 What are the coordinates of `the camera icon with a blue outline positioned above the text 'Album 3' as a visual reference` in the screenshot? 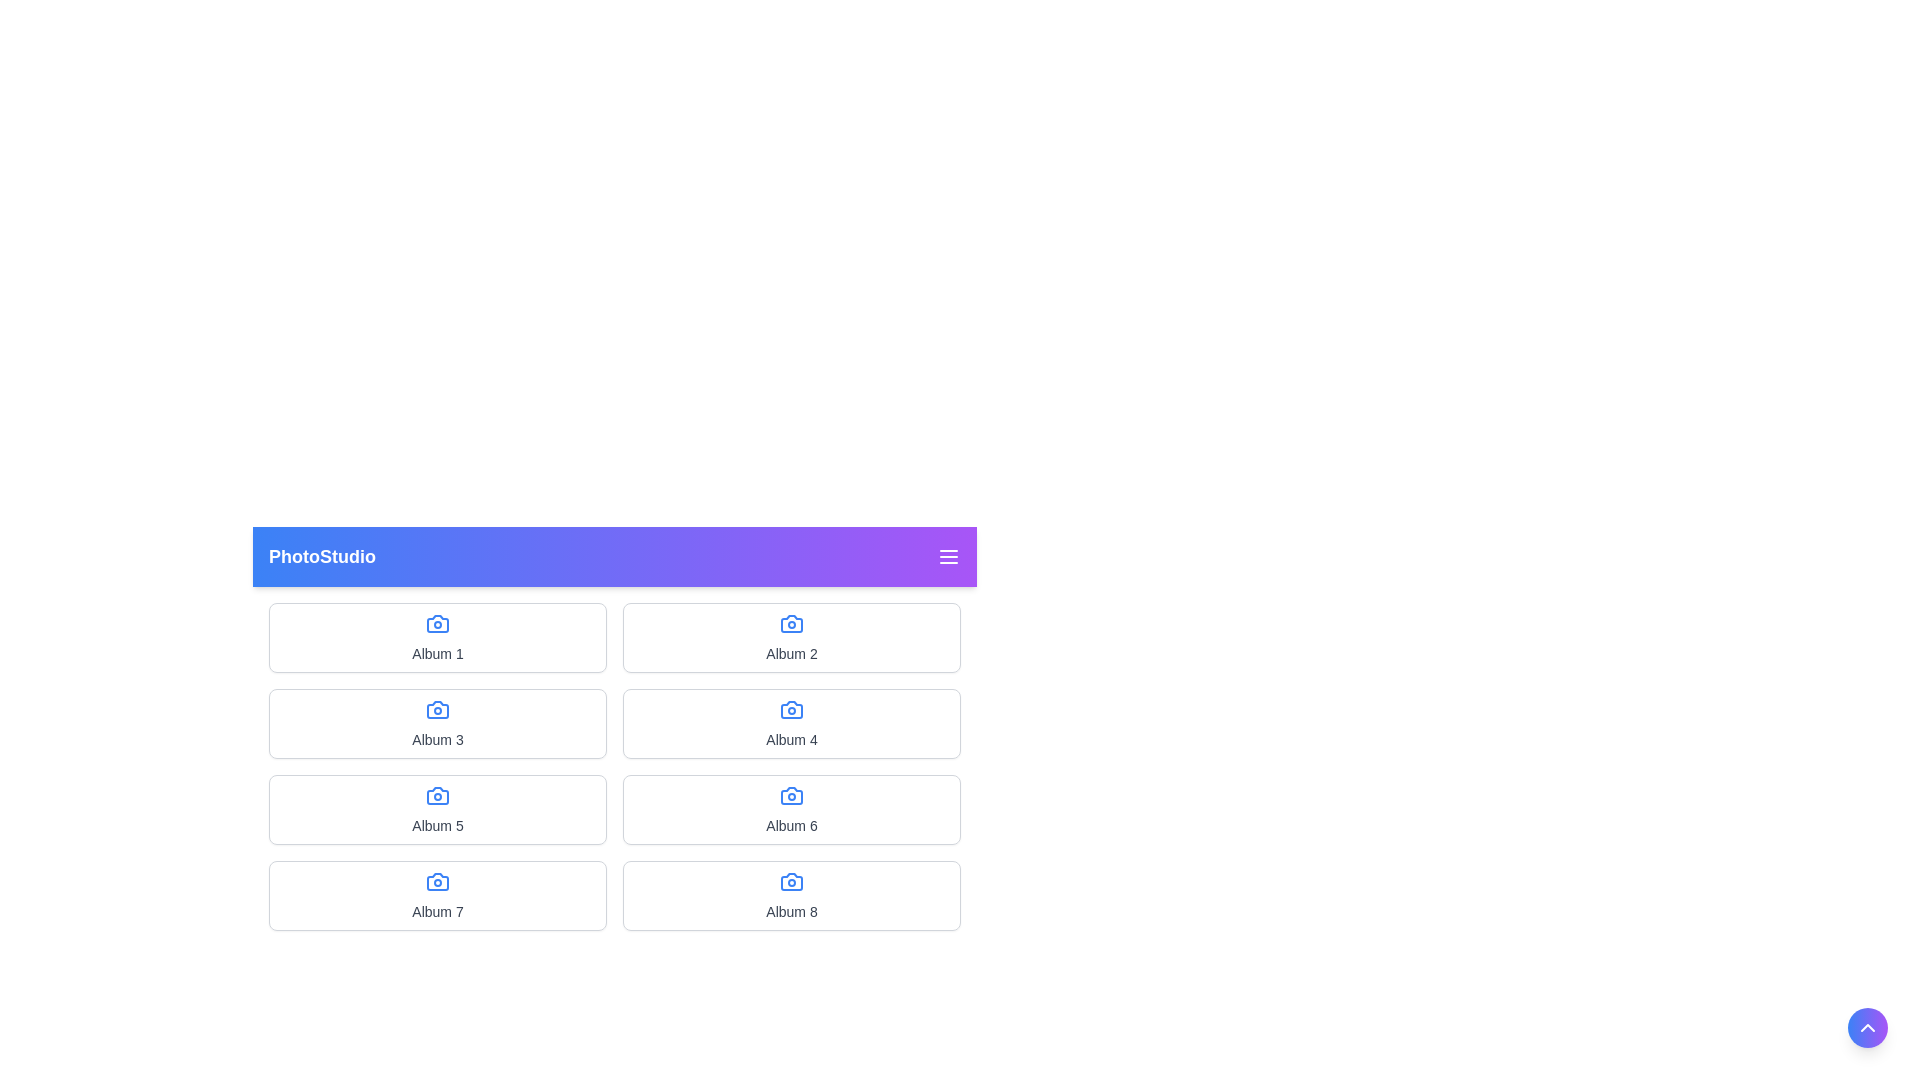 It's located at (436, 708).